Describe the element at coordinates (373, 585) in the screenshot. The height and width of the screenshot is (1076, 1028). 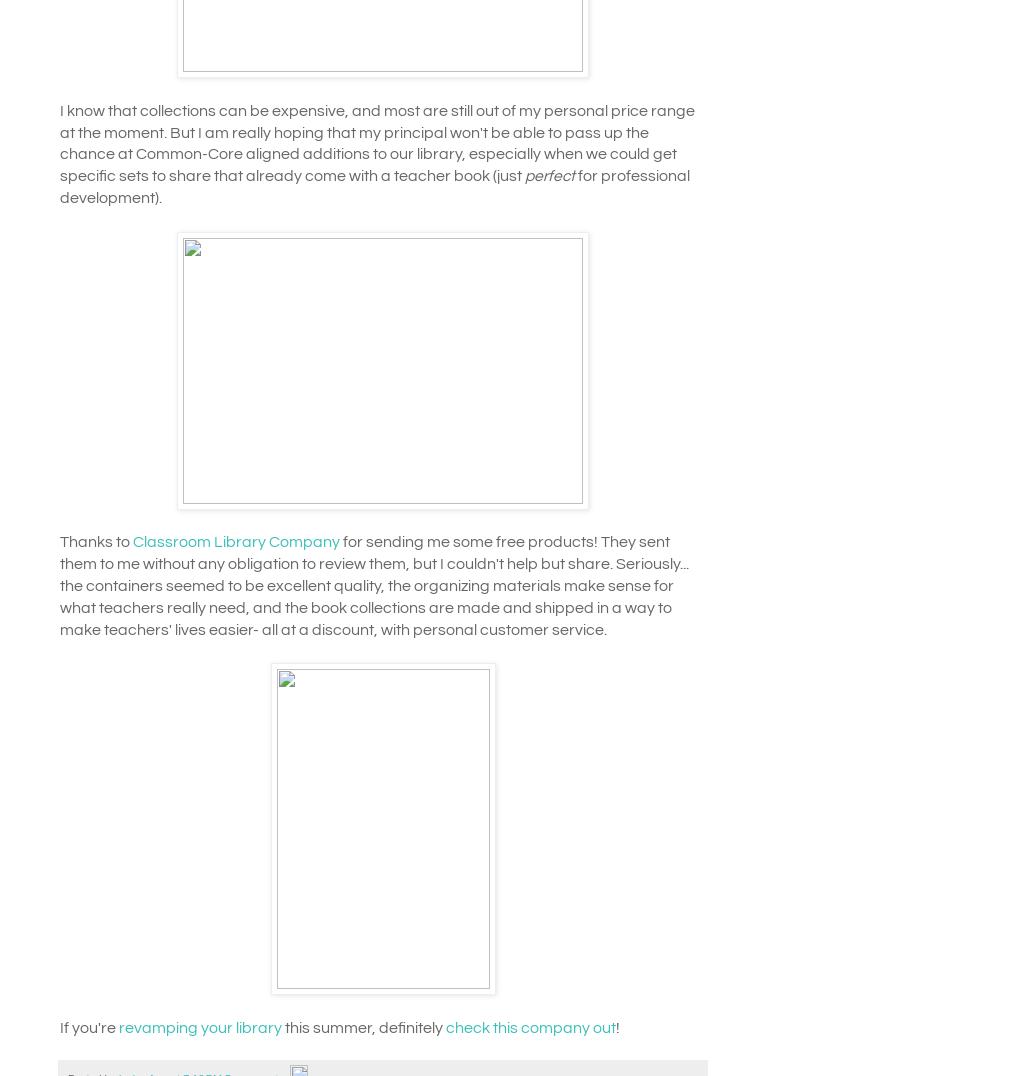
I see `'for sending me some free products! They sent them to me without any obligation to review them, but I couldn't help but share. Seriously... the containers seemed to be excellent quality, the organizing materials make sense for what teachers really need, and the book collections are made and shipped in a way to make teachers' lives easier- all at a discount, with personal customer service.'` at that location.